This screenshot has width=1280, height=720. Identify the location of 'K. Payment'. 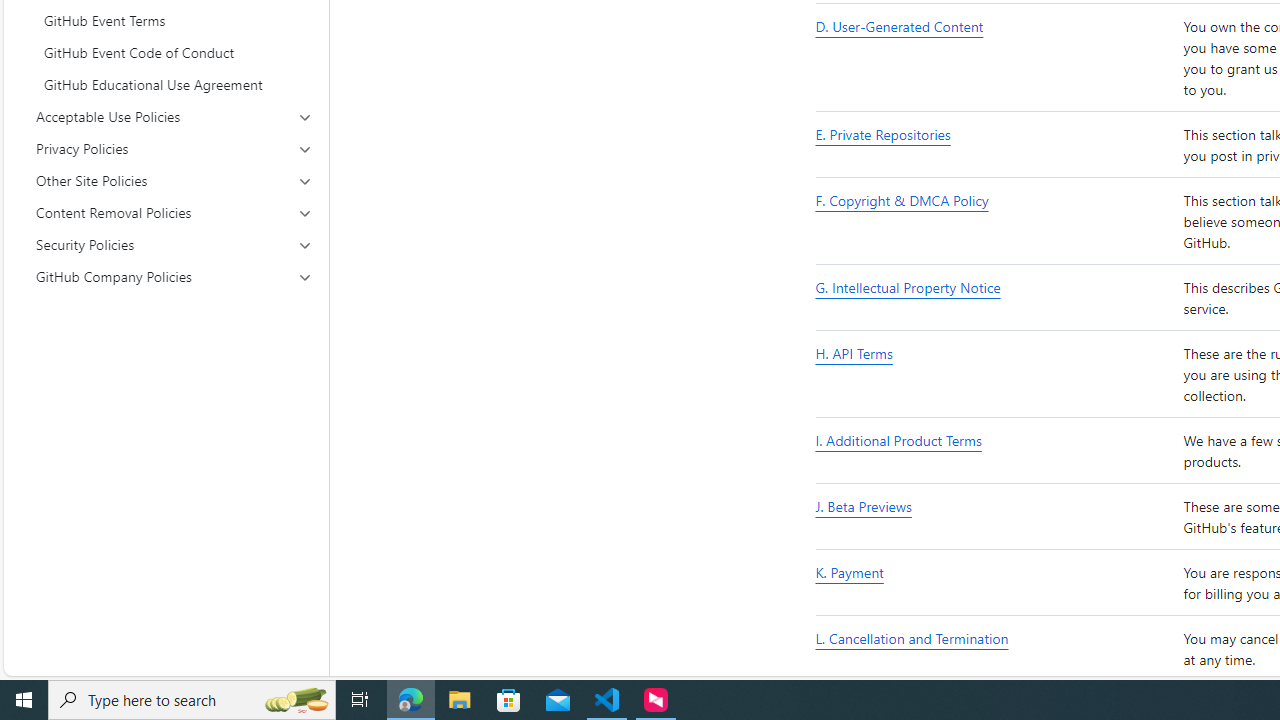
(995, 583).